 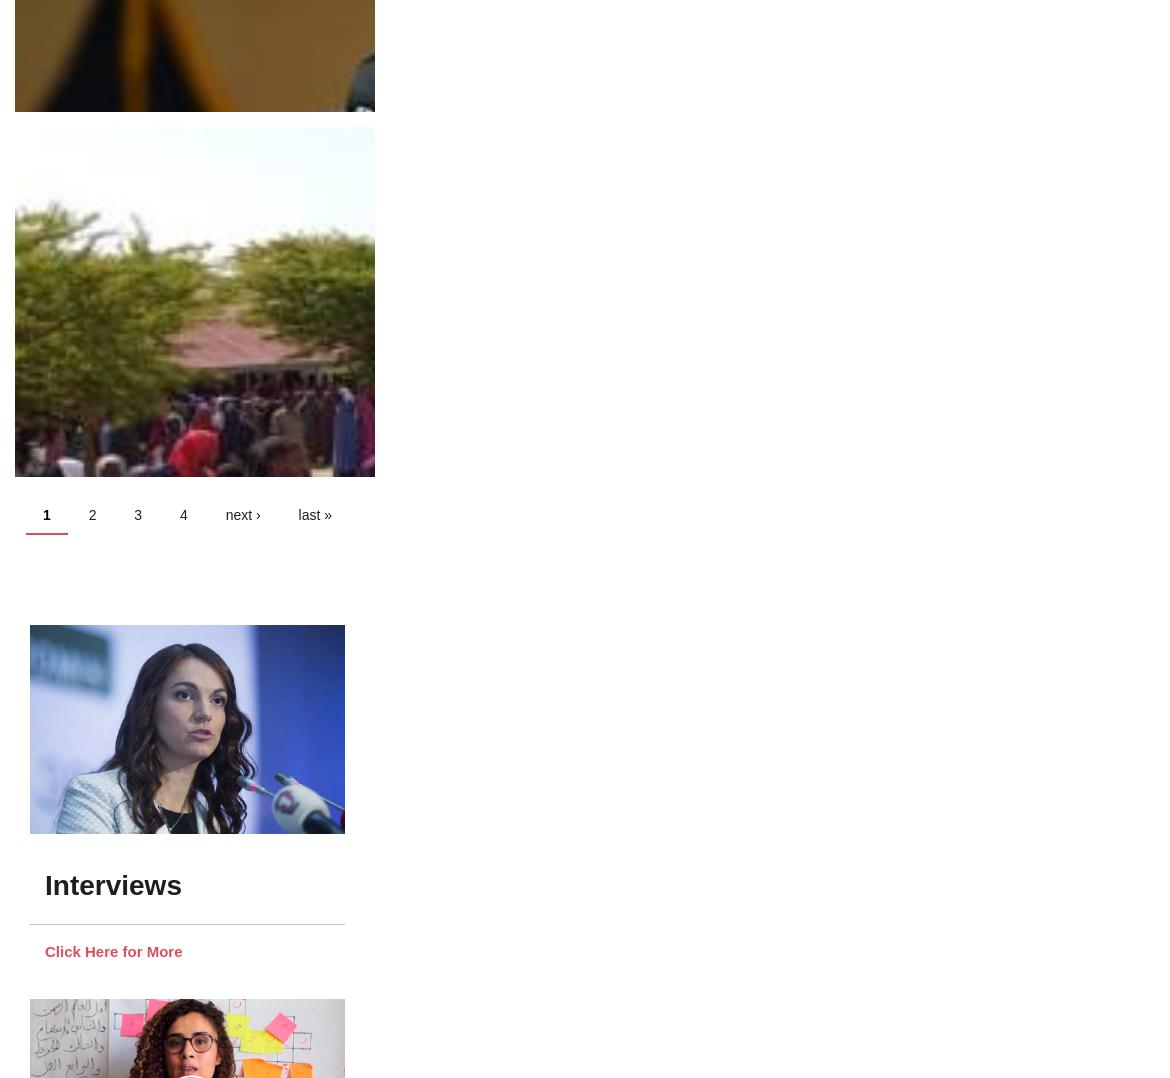 I want to click on 'POLITICO', so click(x=34, y=516).